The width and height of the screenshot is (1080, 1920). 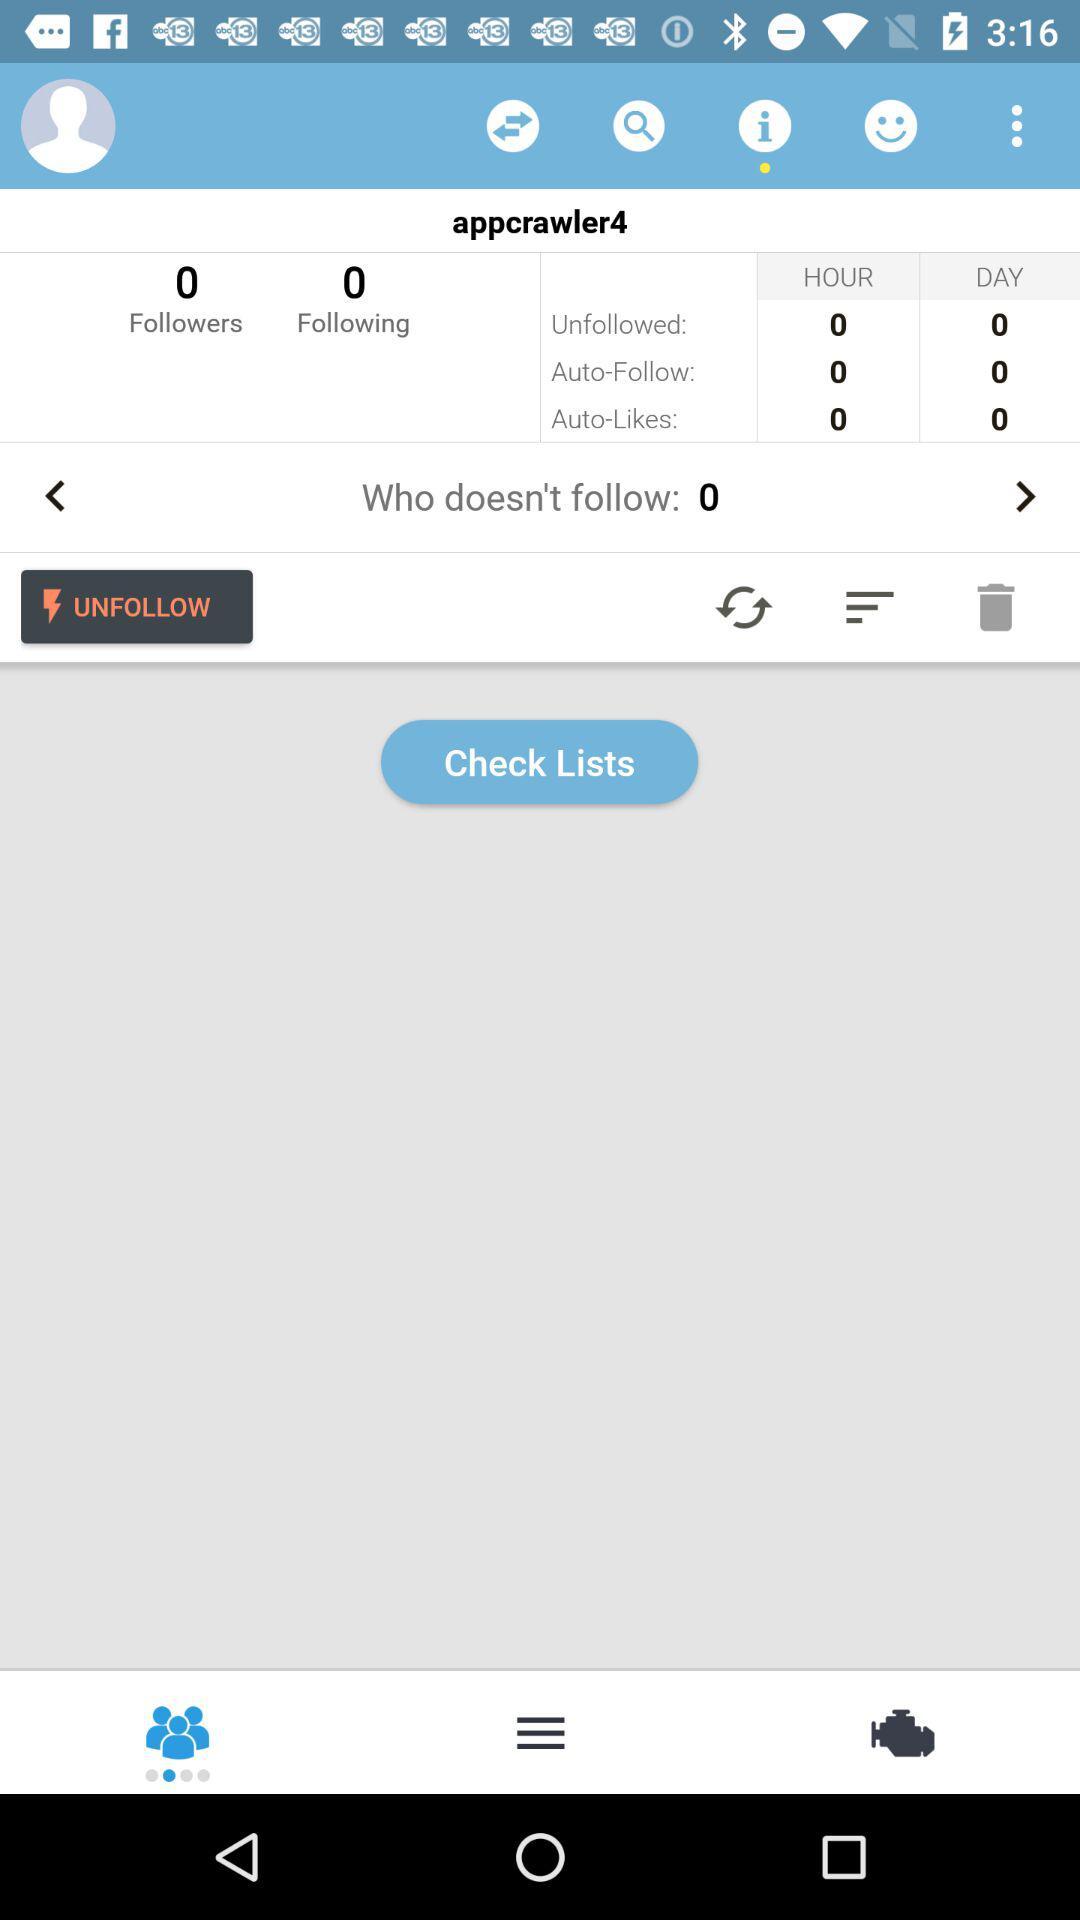 What do you see at coordinates (900, 1730) in the screenshot?
I see `settings` at bounding box center [900, 1730].